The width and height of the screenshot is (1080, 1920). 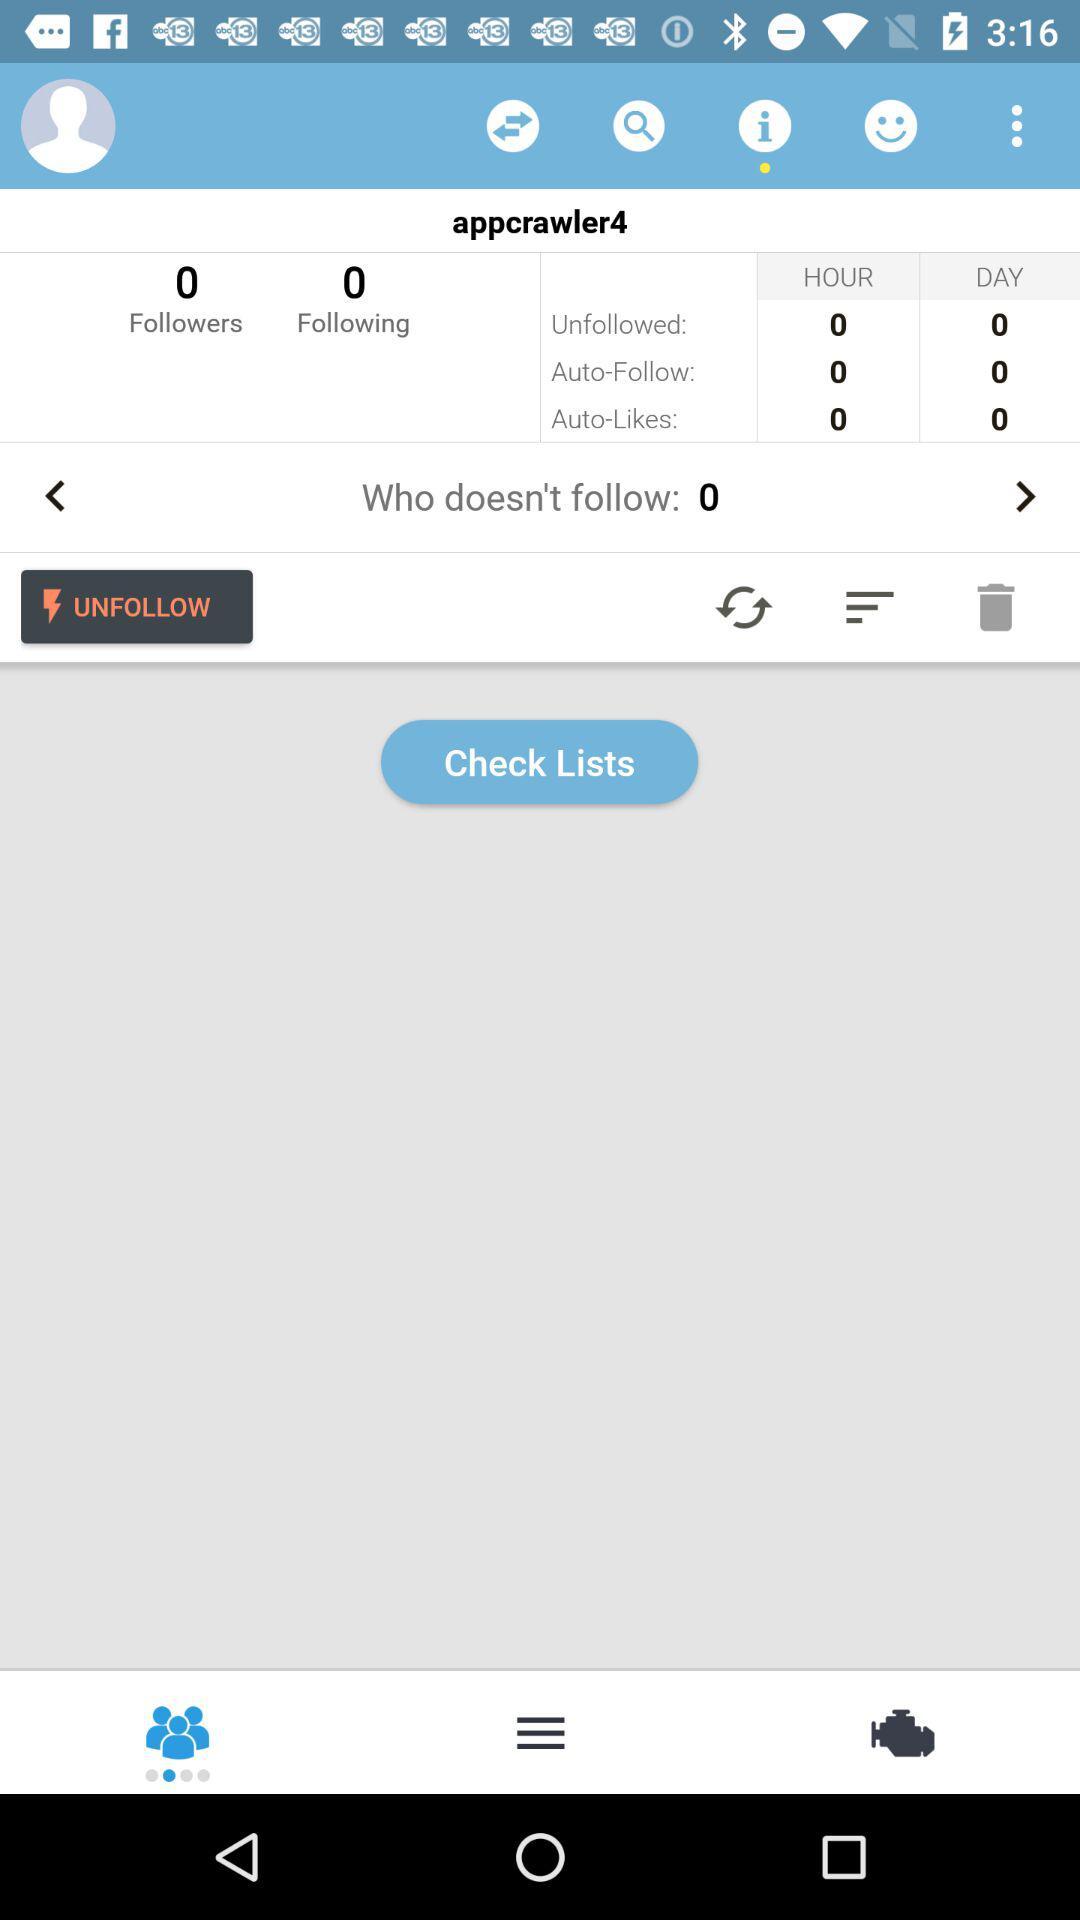 What do you see at coordinates (900, 1730) in the screenshot?
I see `settings` at bounding box center [900, 1730].